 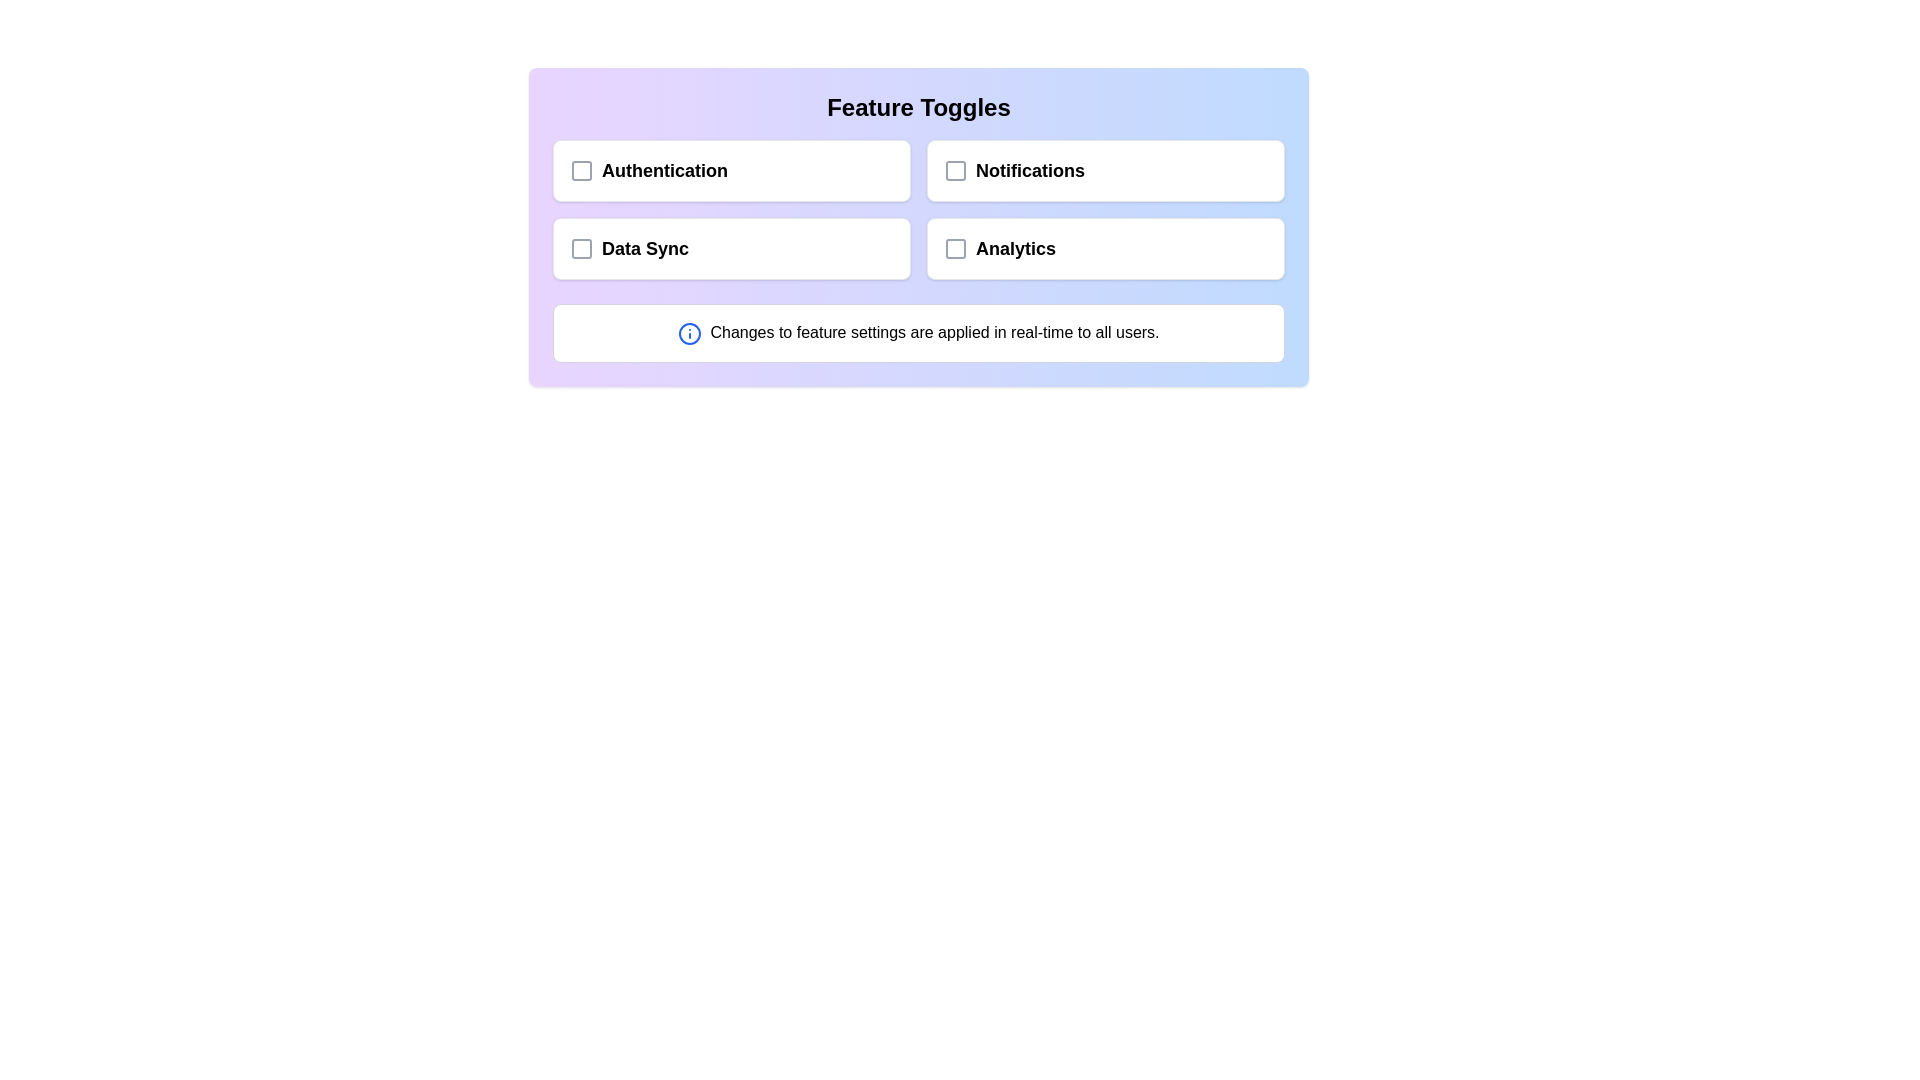 I want to click on the checkbox indicator for 'Analytics', which is a small square with a light-gray border located in the bottom-right quadrant of the 'Feature Toggles' interface, so click(x=954, y=248).